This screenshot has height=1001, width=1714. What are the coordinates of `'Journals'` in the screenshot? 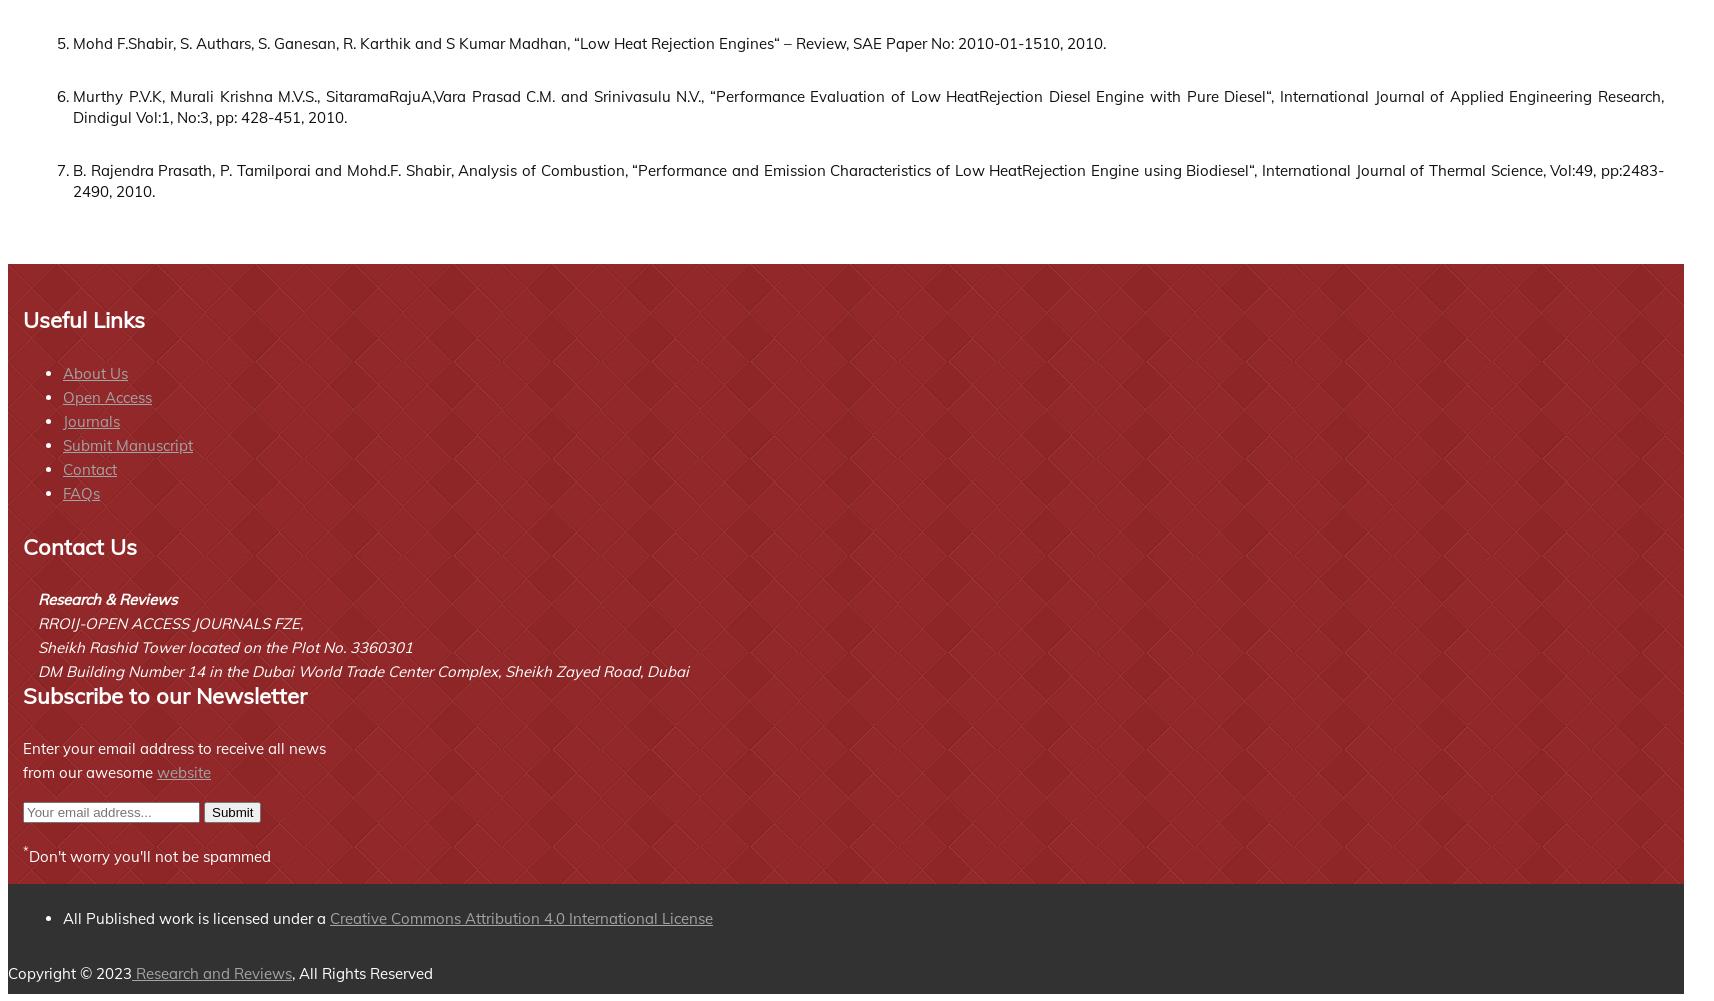 It's located at (90, 419).